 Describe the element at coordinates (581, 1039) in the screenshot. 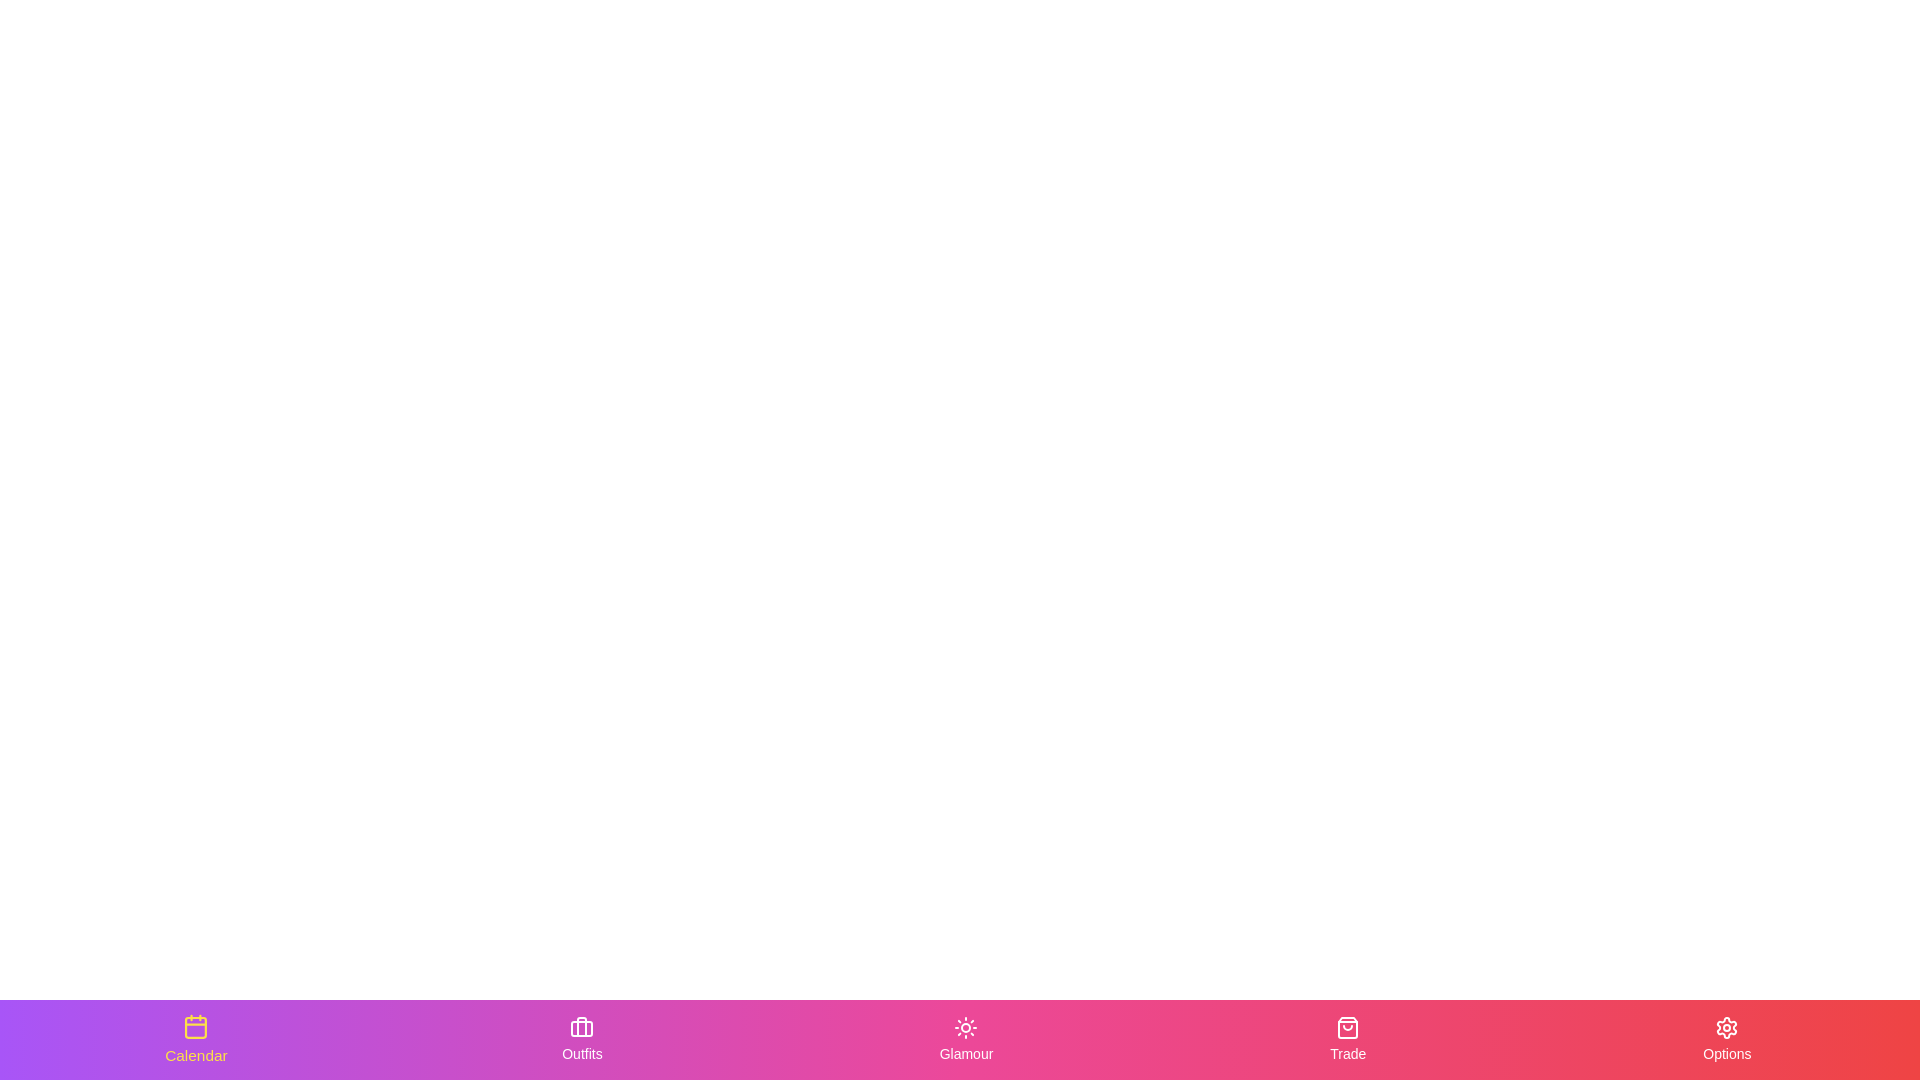

I see `the tab labeled Outfits to observe its hover effect` at that location.